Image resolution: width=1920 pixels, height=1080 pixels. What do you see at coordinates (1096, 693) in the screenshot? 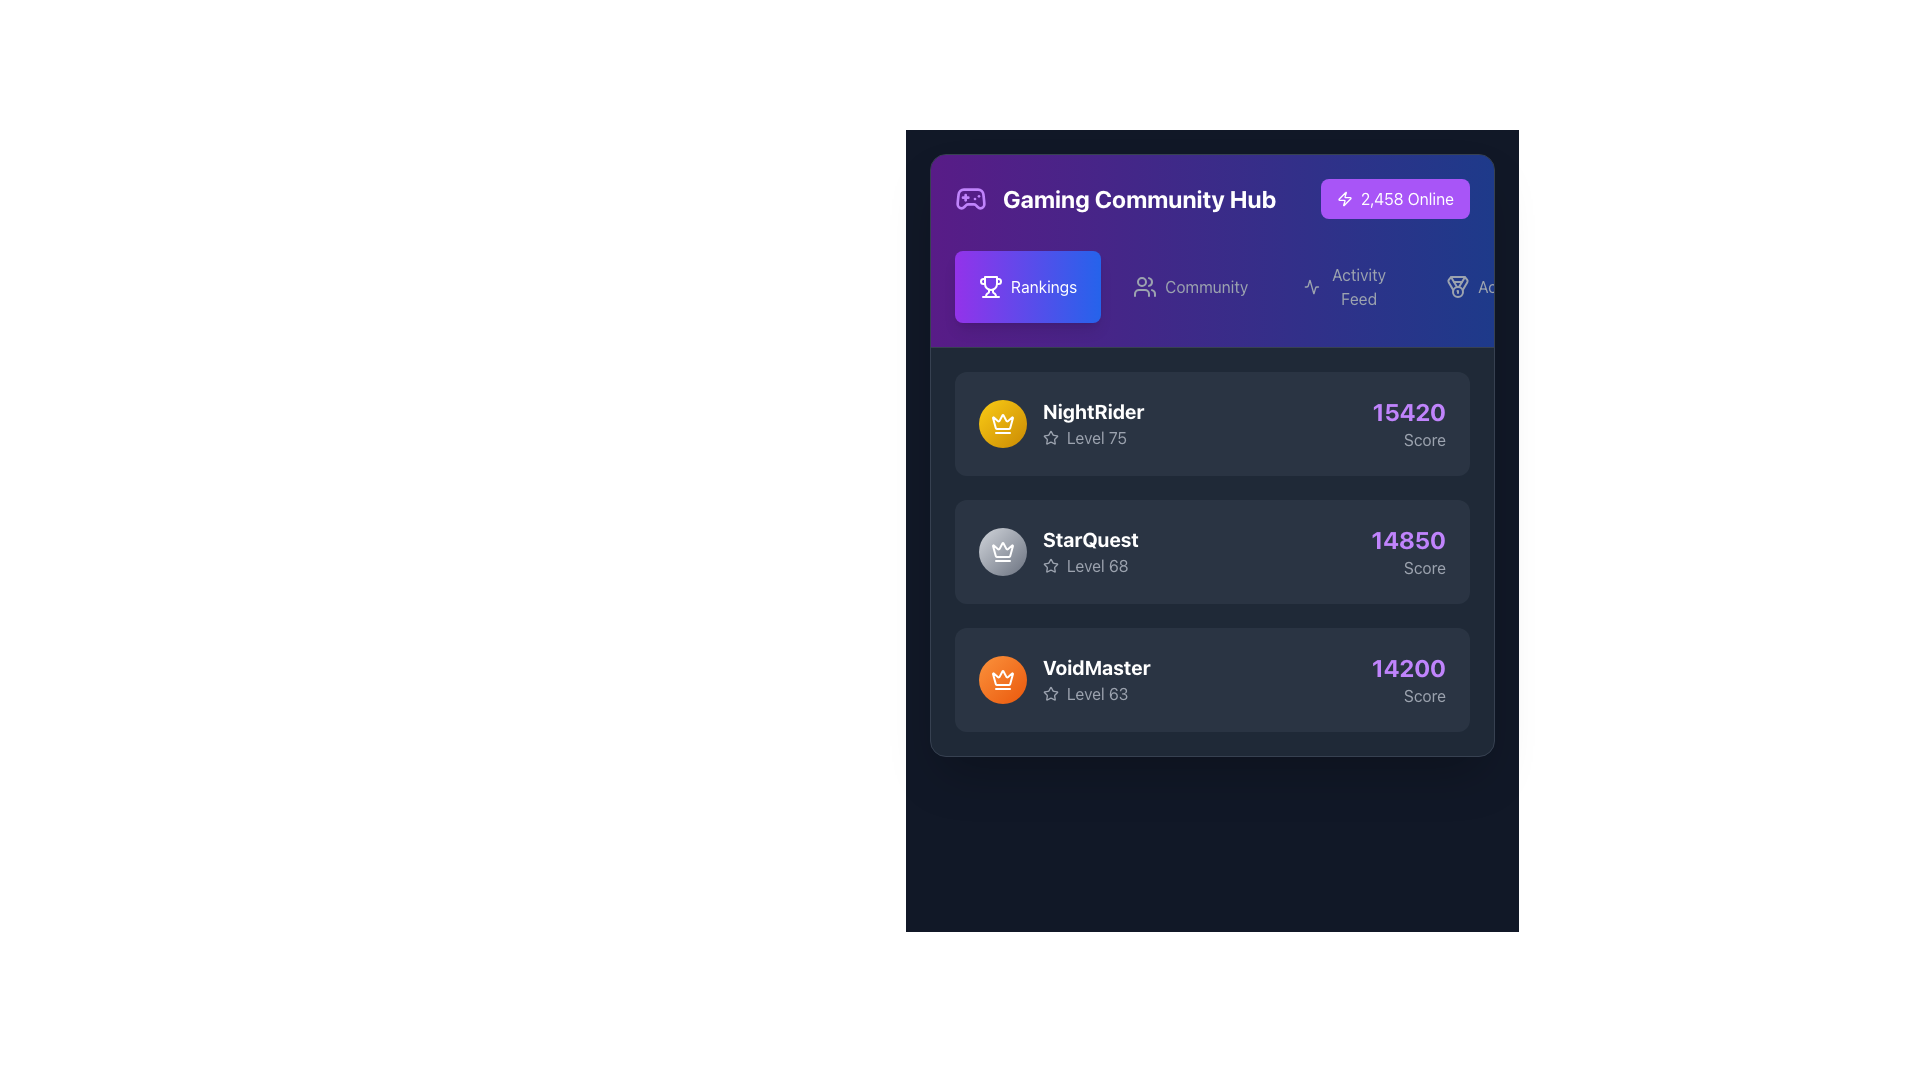
I see `the text label displaying 'Level 63' in light gray, which is part of the ranking list for player 'VoidMaster'` at bounding box center [1096, 693].